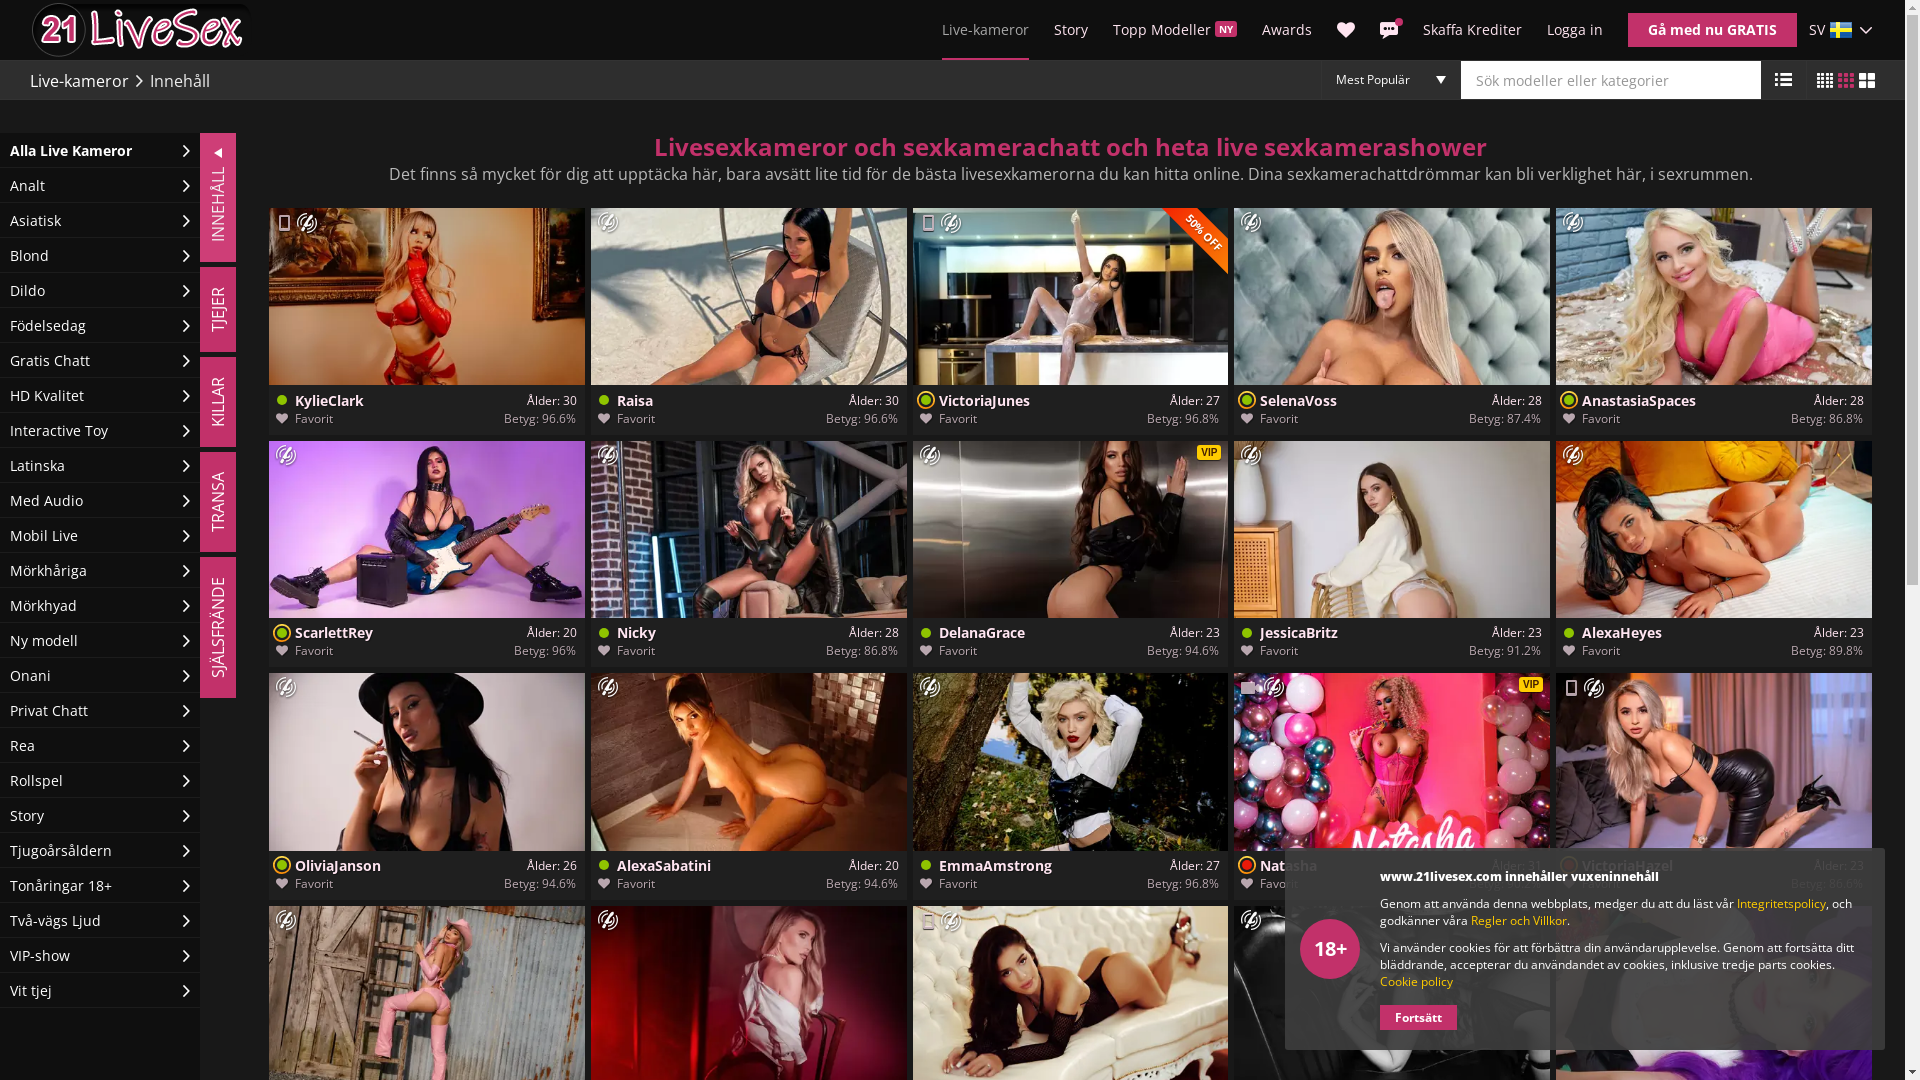 The height and width of the screenshot is (1080, 1920). Describe the element at coordinates (1545, 30) in the screenshot. I see `'Logga in'` at that location.